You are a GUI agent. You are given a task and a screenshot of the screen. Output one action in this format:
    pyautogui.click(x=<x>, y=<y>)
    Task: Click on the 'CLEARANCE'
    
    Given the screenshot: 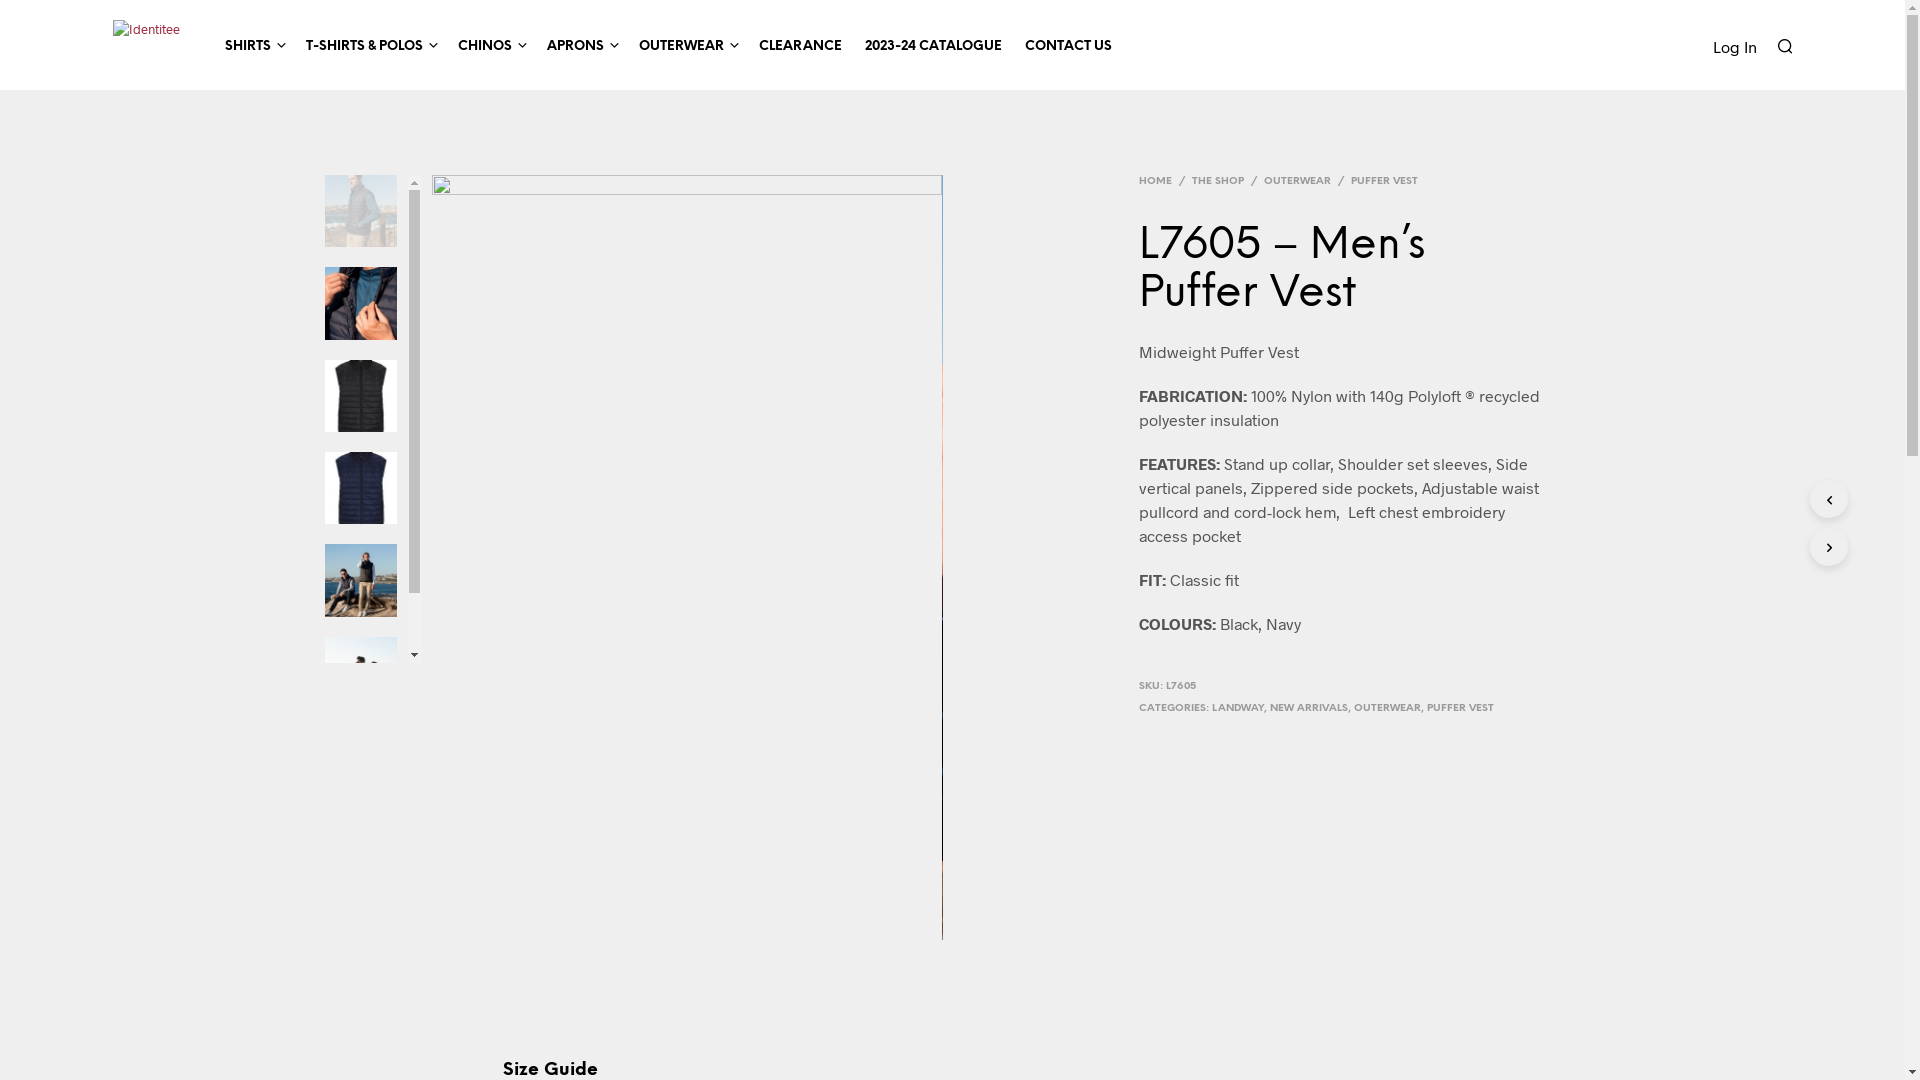 What is the action you would take?
    pyautogui.click(x=798, y=45)
    